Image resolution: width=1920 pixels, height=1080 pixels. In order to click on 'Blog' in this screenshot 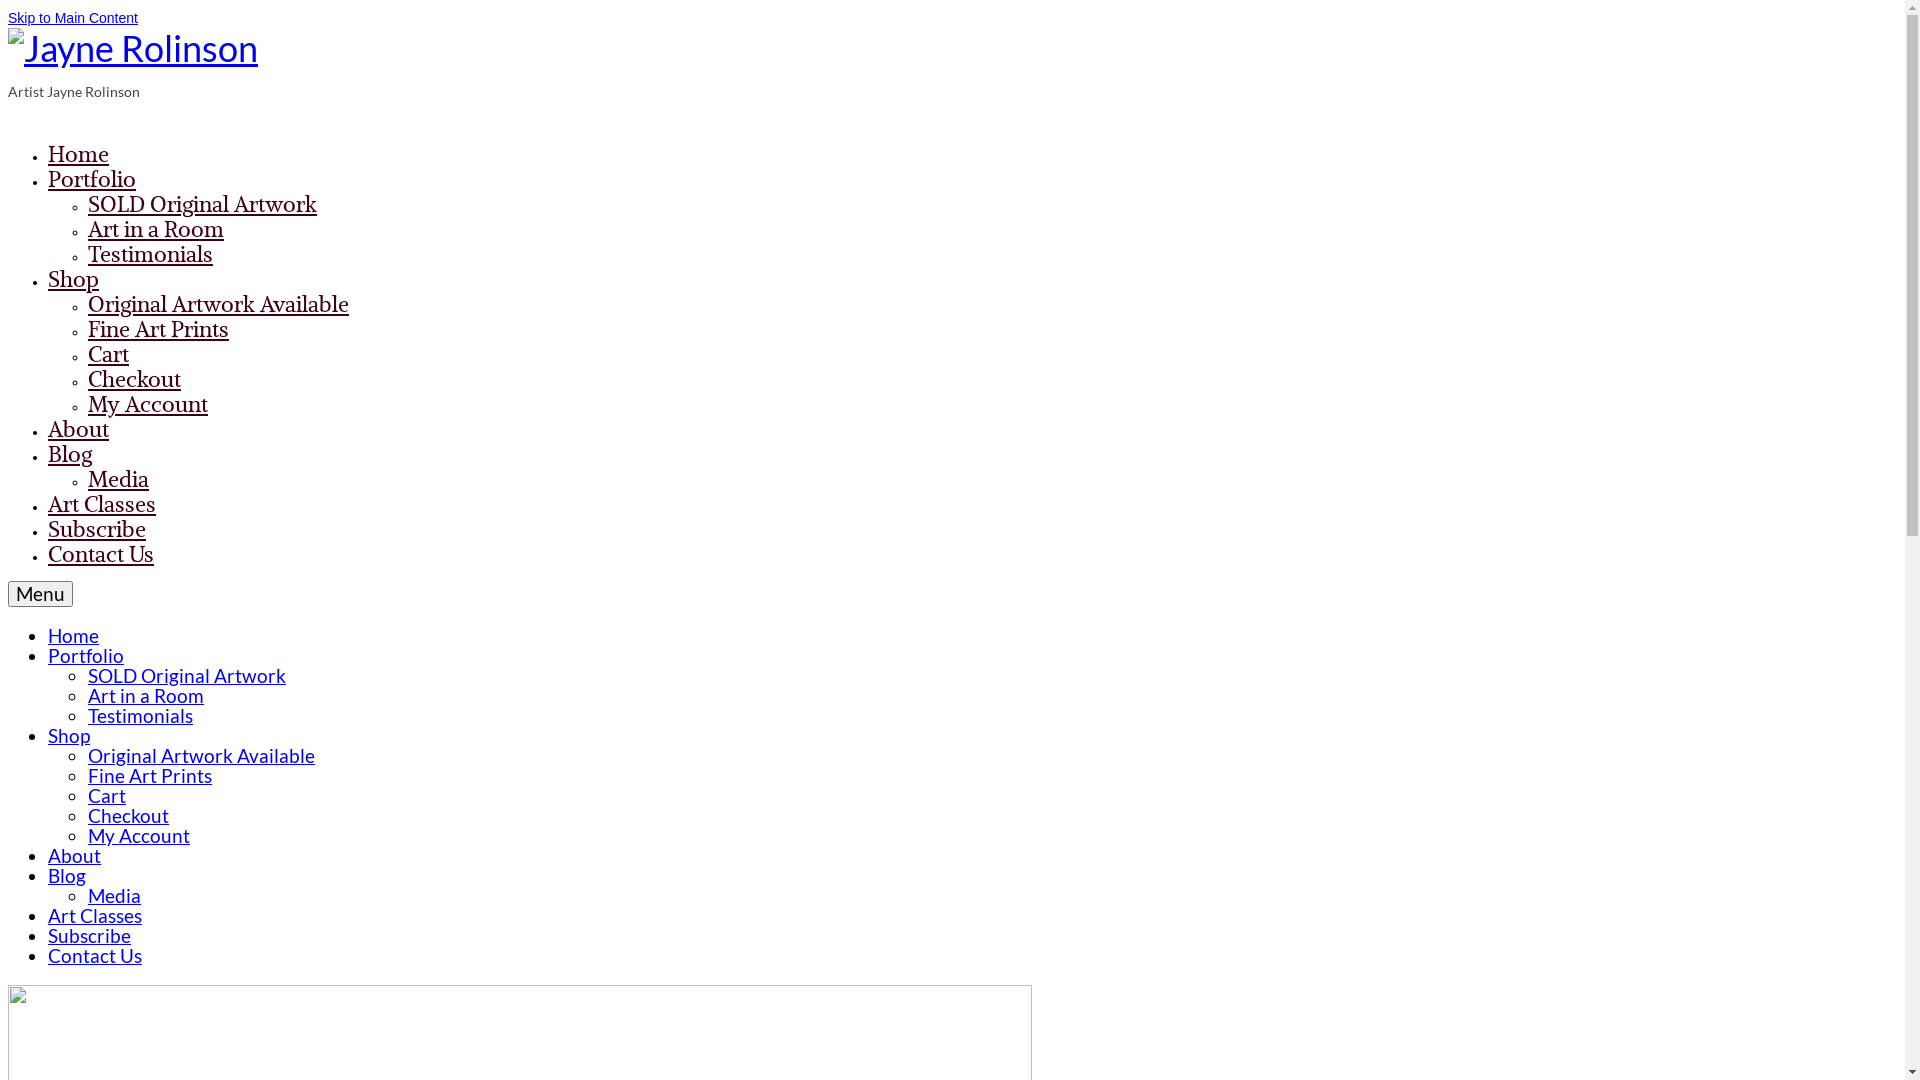, I will do `click(70, 454)`.